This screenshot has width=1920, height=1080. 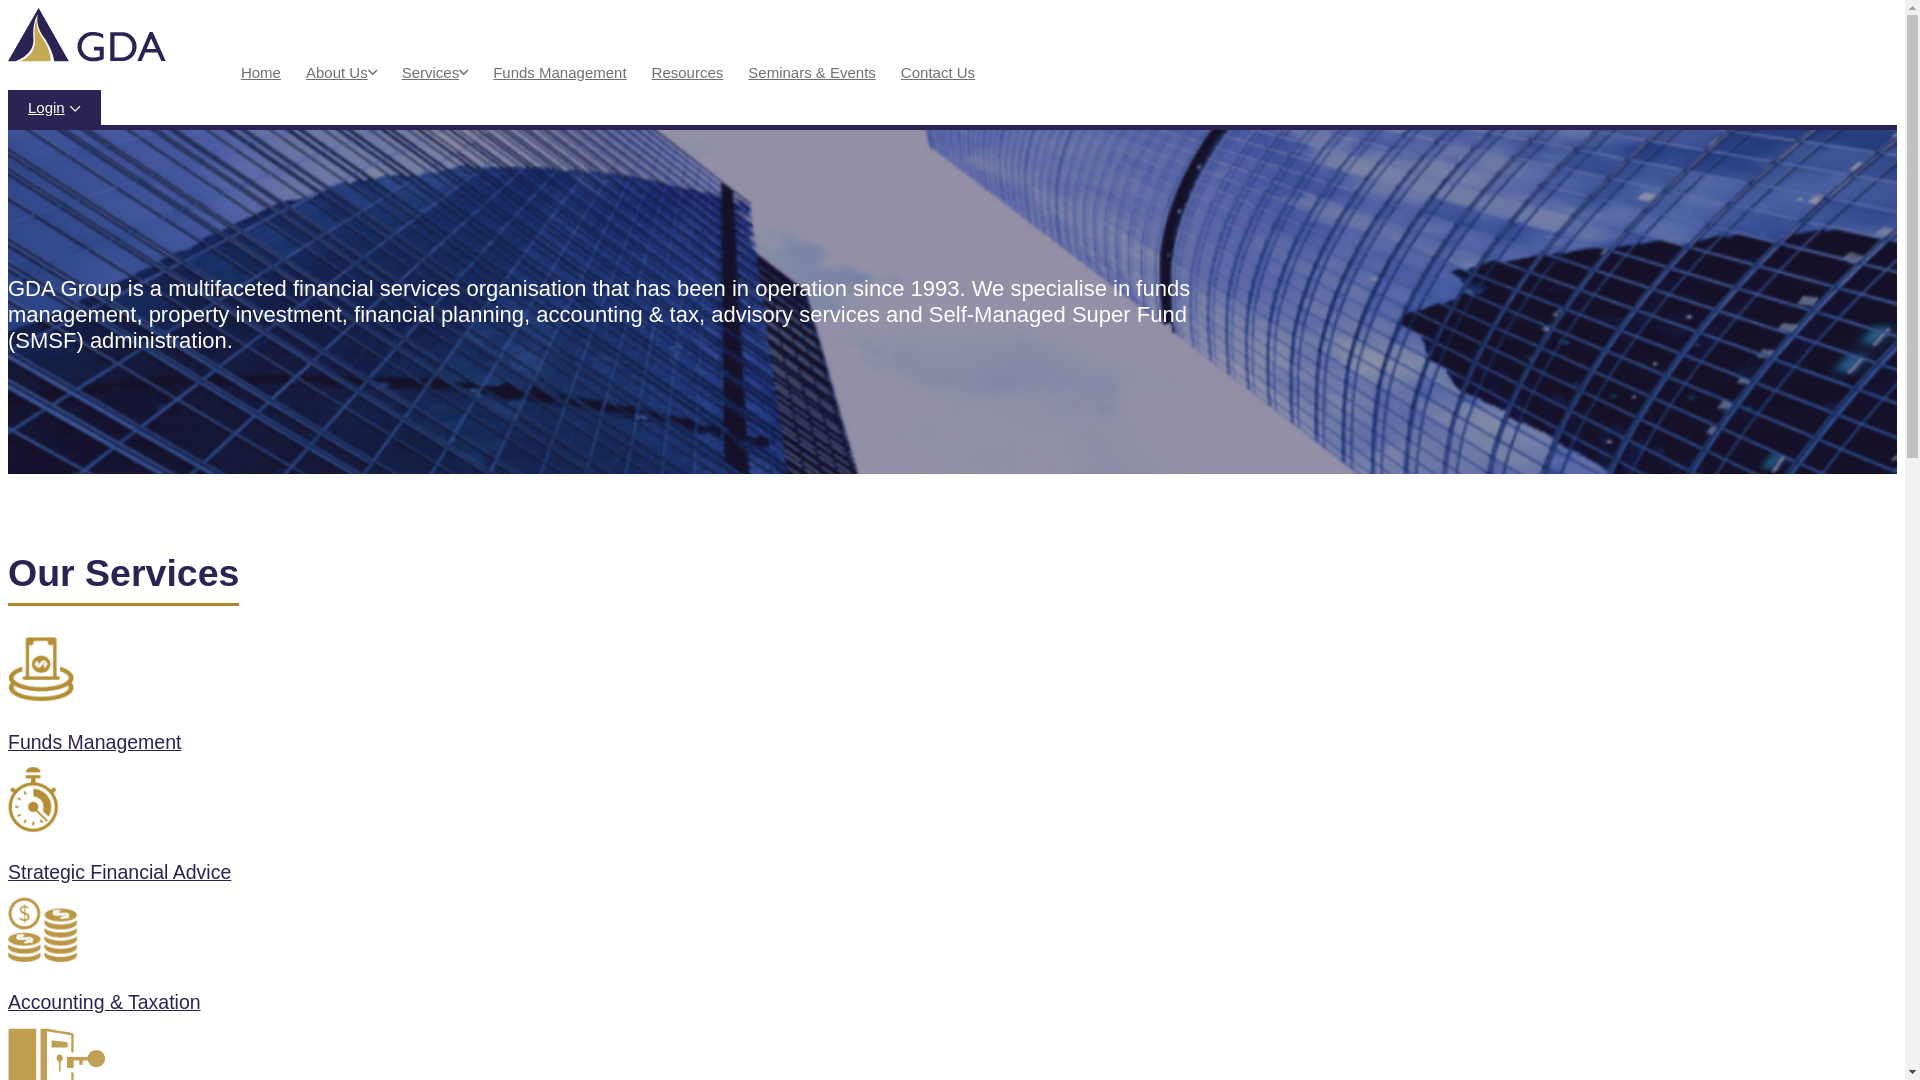 I want to click on 'Funds Management', so click(x=559, y=71).